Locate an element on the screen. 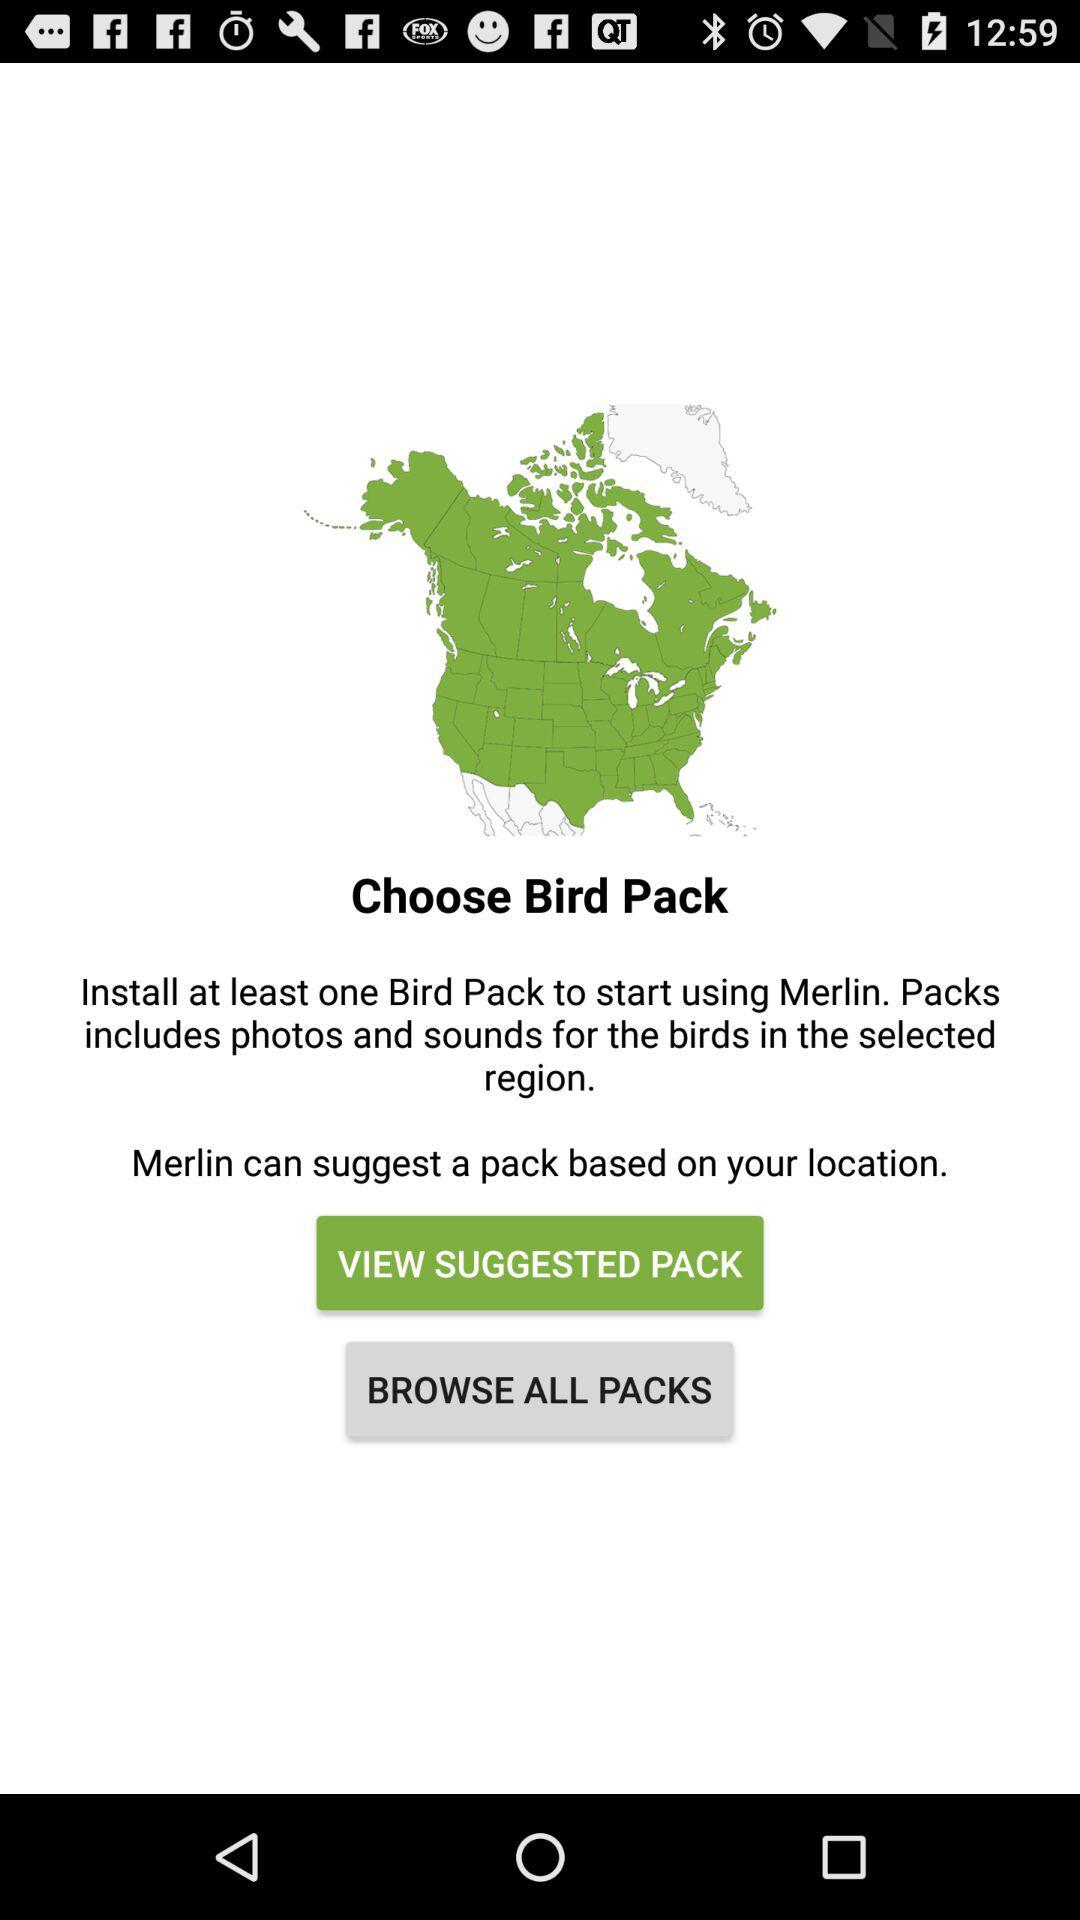 This screenshot has height=1920, width=1080. icon below the install at least item is located at coordinates (540, 1261).